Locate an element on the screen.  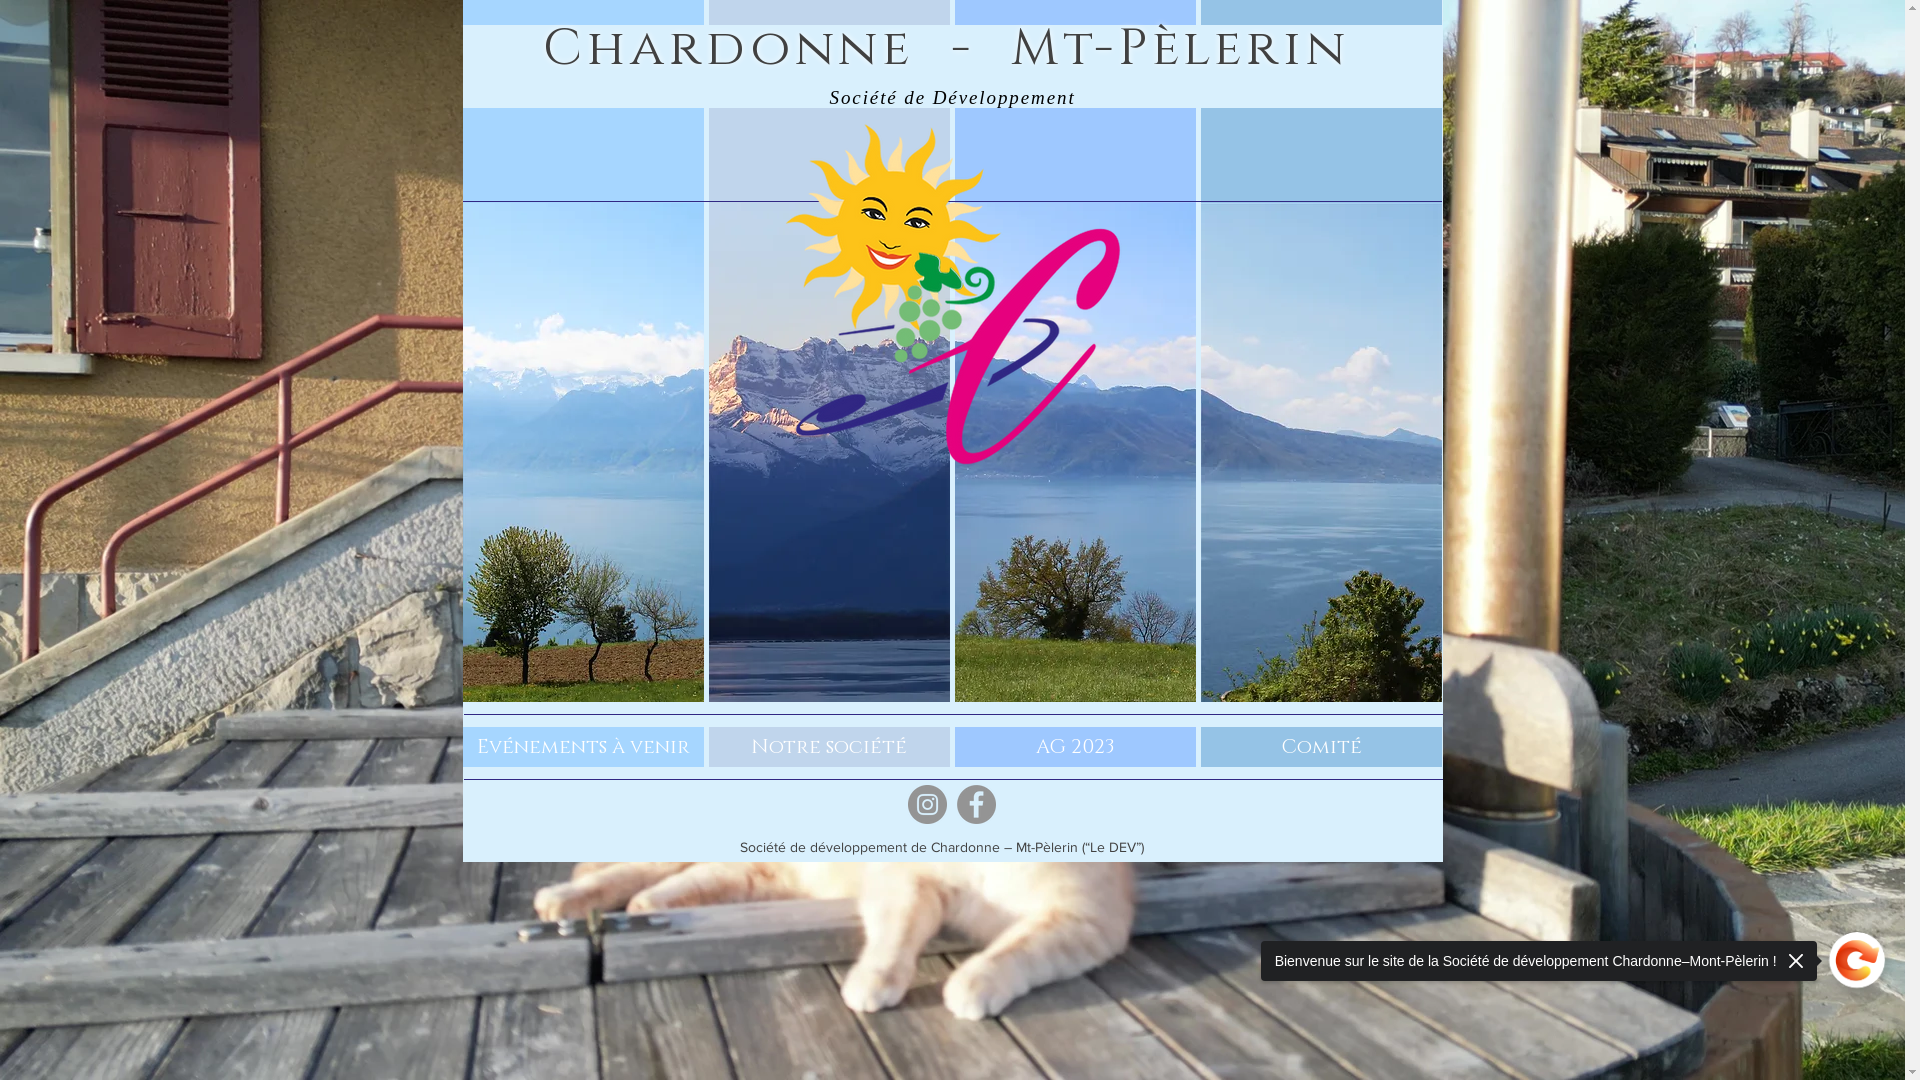
'AG 2023' is located at coordinates (1073, 747).